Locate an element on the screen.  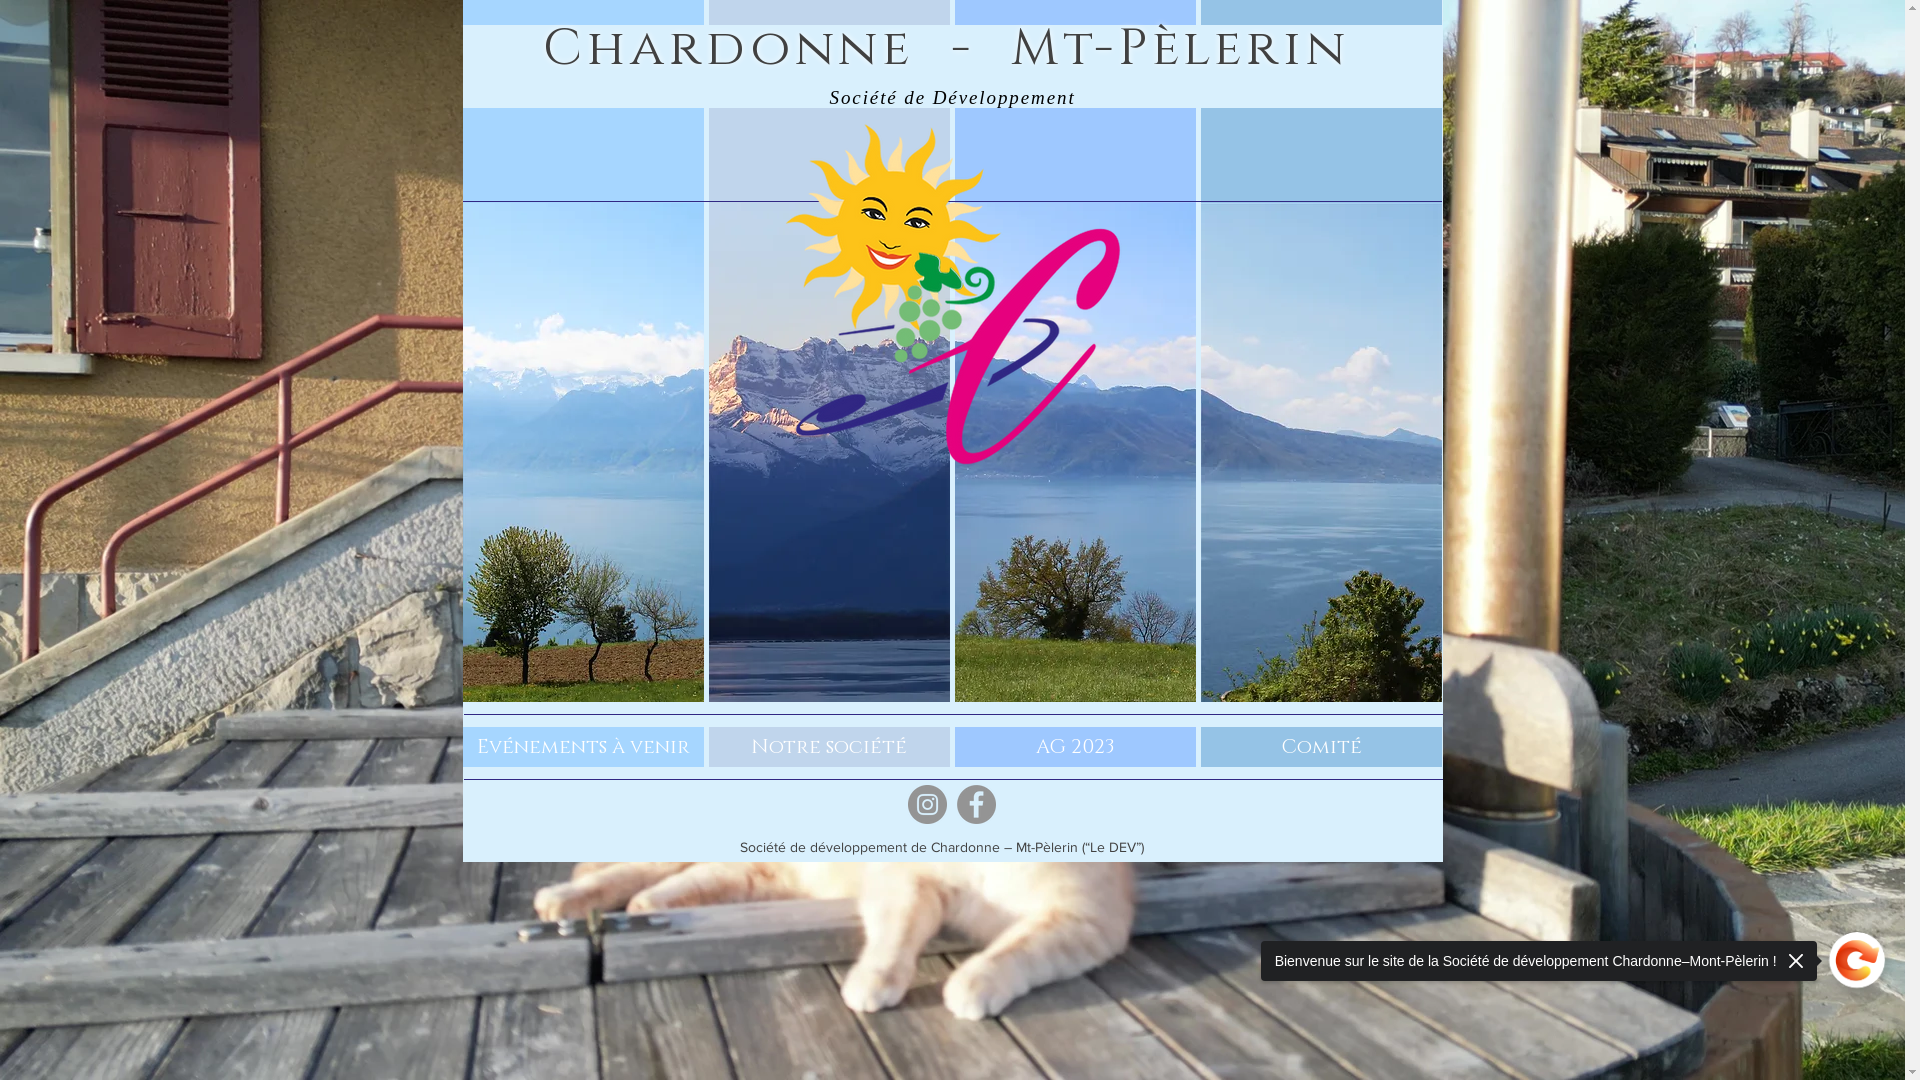
'AG 2023' is located at coordinates (1073, 747).